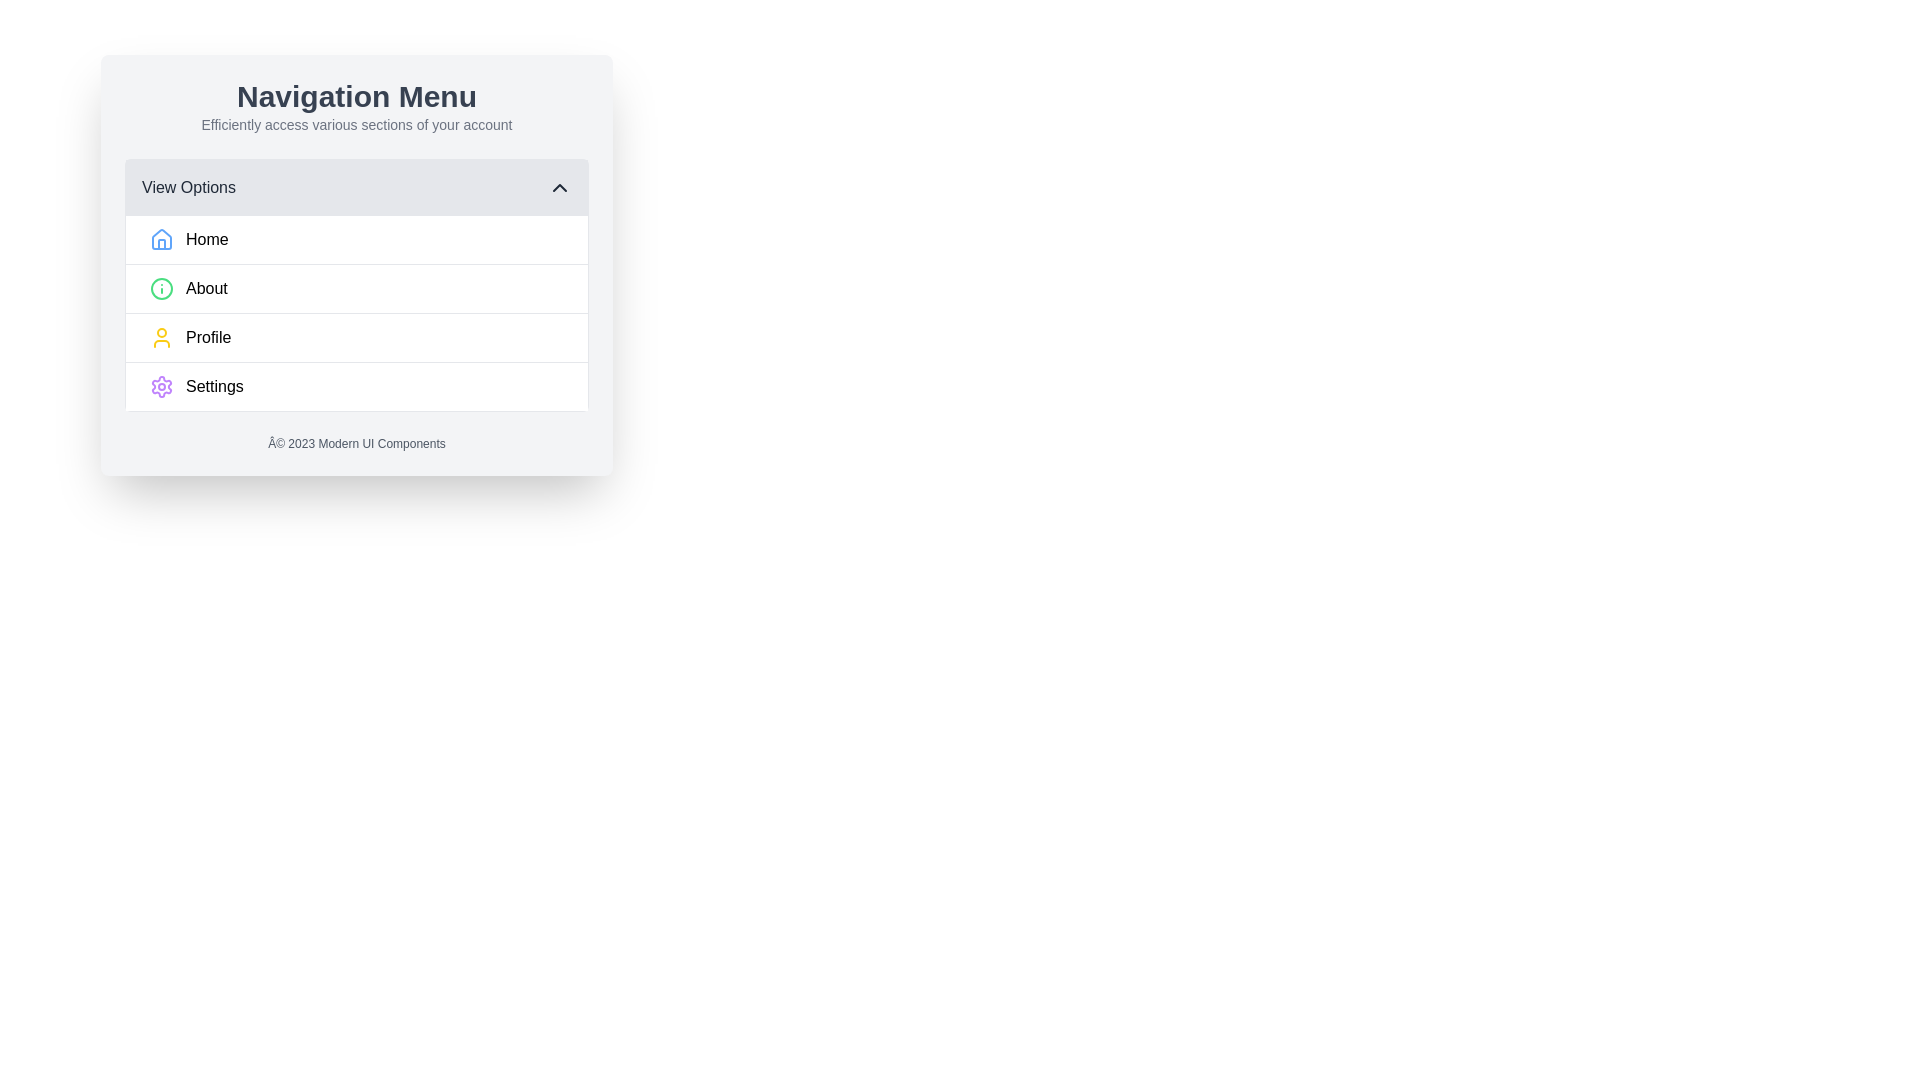  Describe the element at coordinates (162, 386) in the screenshot. I see `the gear icon representing settings, which is styled in purple and located next to the 'Settings' label in the navigation menu` at that location.